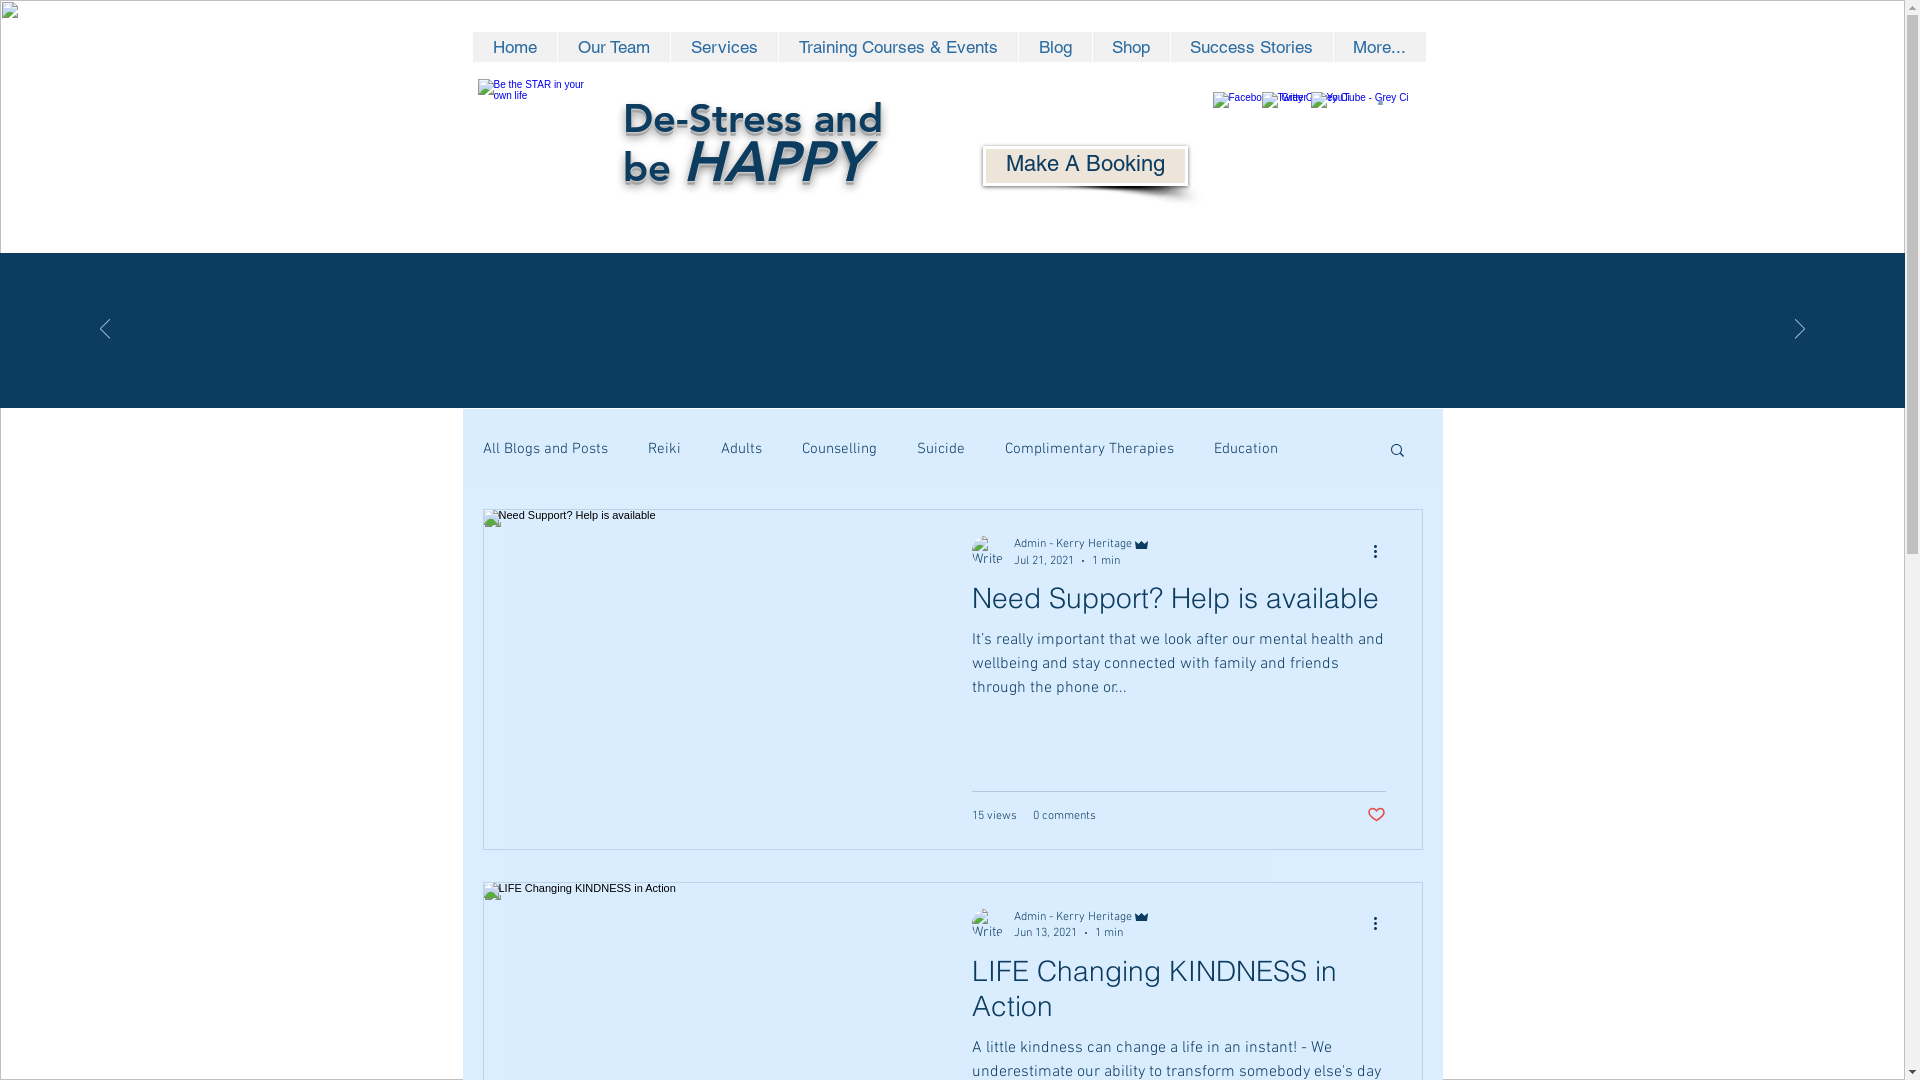 This screenshot has width=1920, height=1080. I want to click on 'Complimentary Therapies', so click(1087, 447).